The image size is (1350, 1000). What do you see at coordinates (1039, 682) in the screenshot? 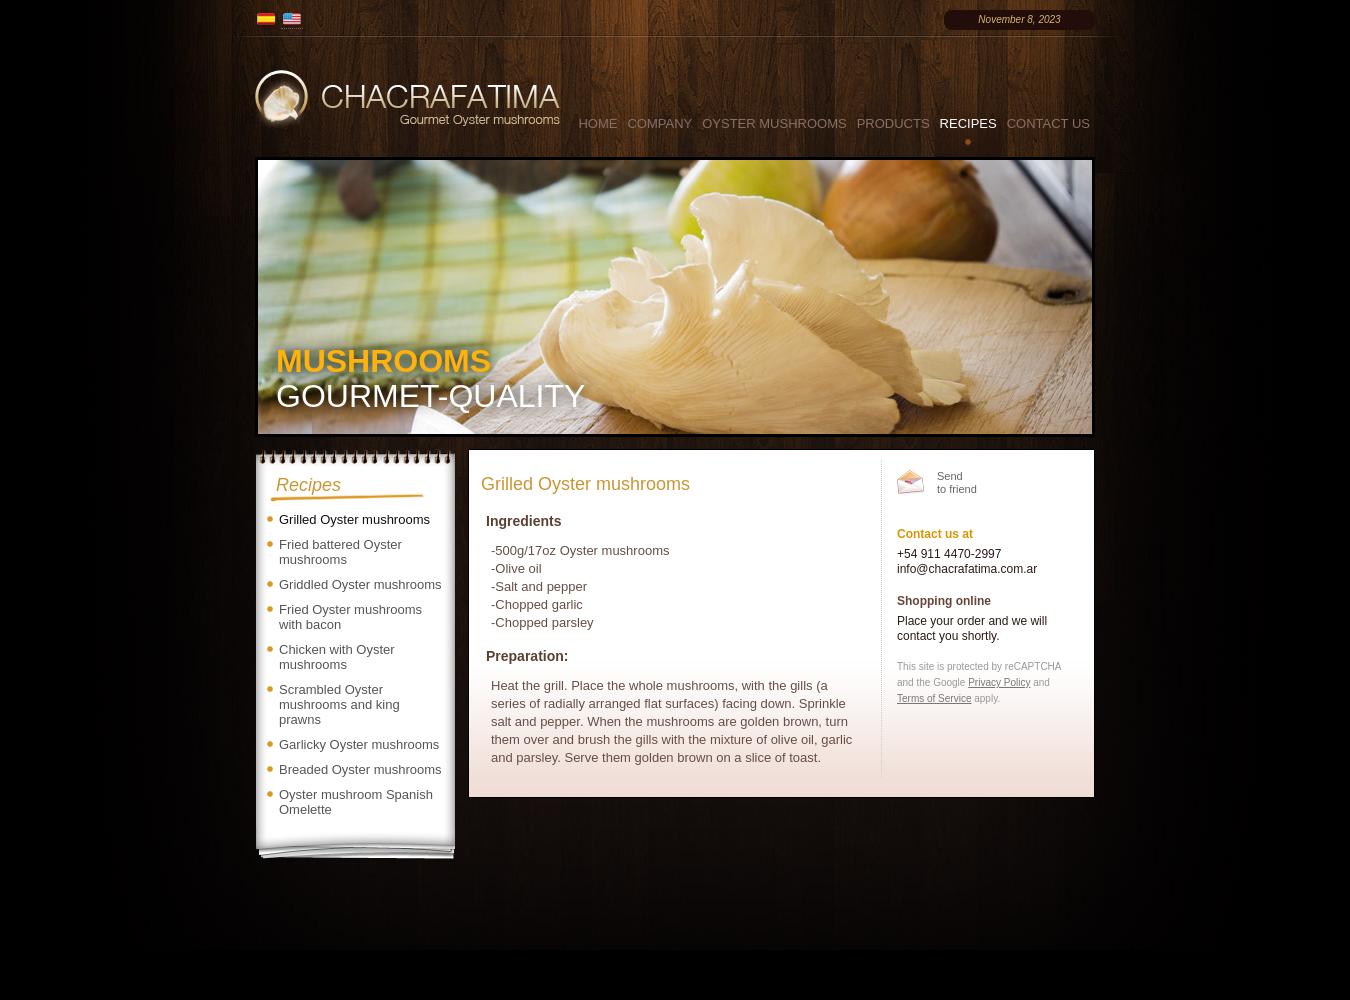
I see `'and'` at bounding box center [1039, 682].